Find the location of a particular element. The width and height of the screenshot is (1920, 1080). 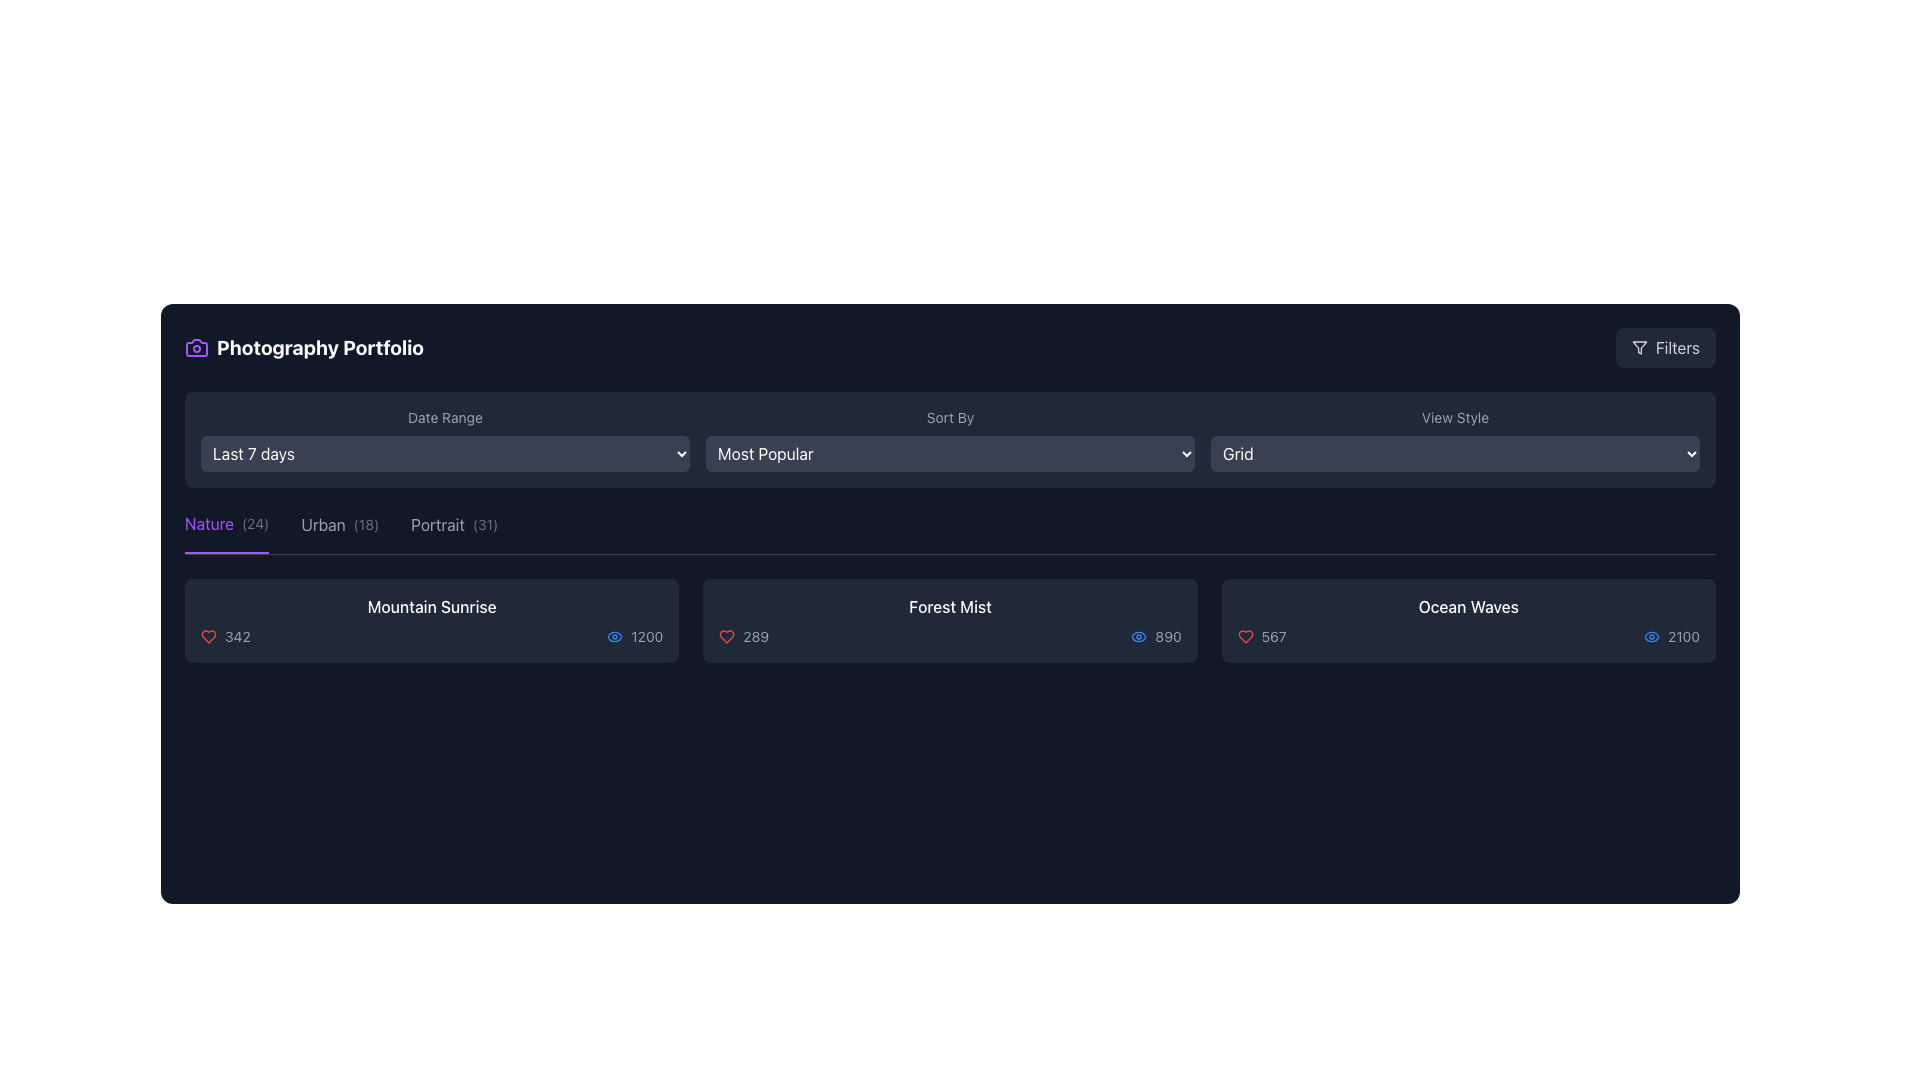

the 'Portrait' category label, which is the third option in a horizontally aligned list of category options, to potentially see a tooltip is located at coordinates (453, 531).